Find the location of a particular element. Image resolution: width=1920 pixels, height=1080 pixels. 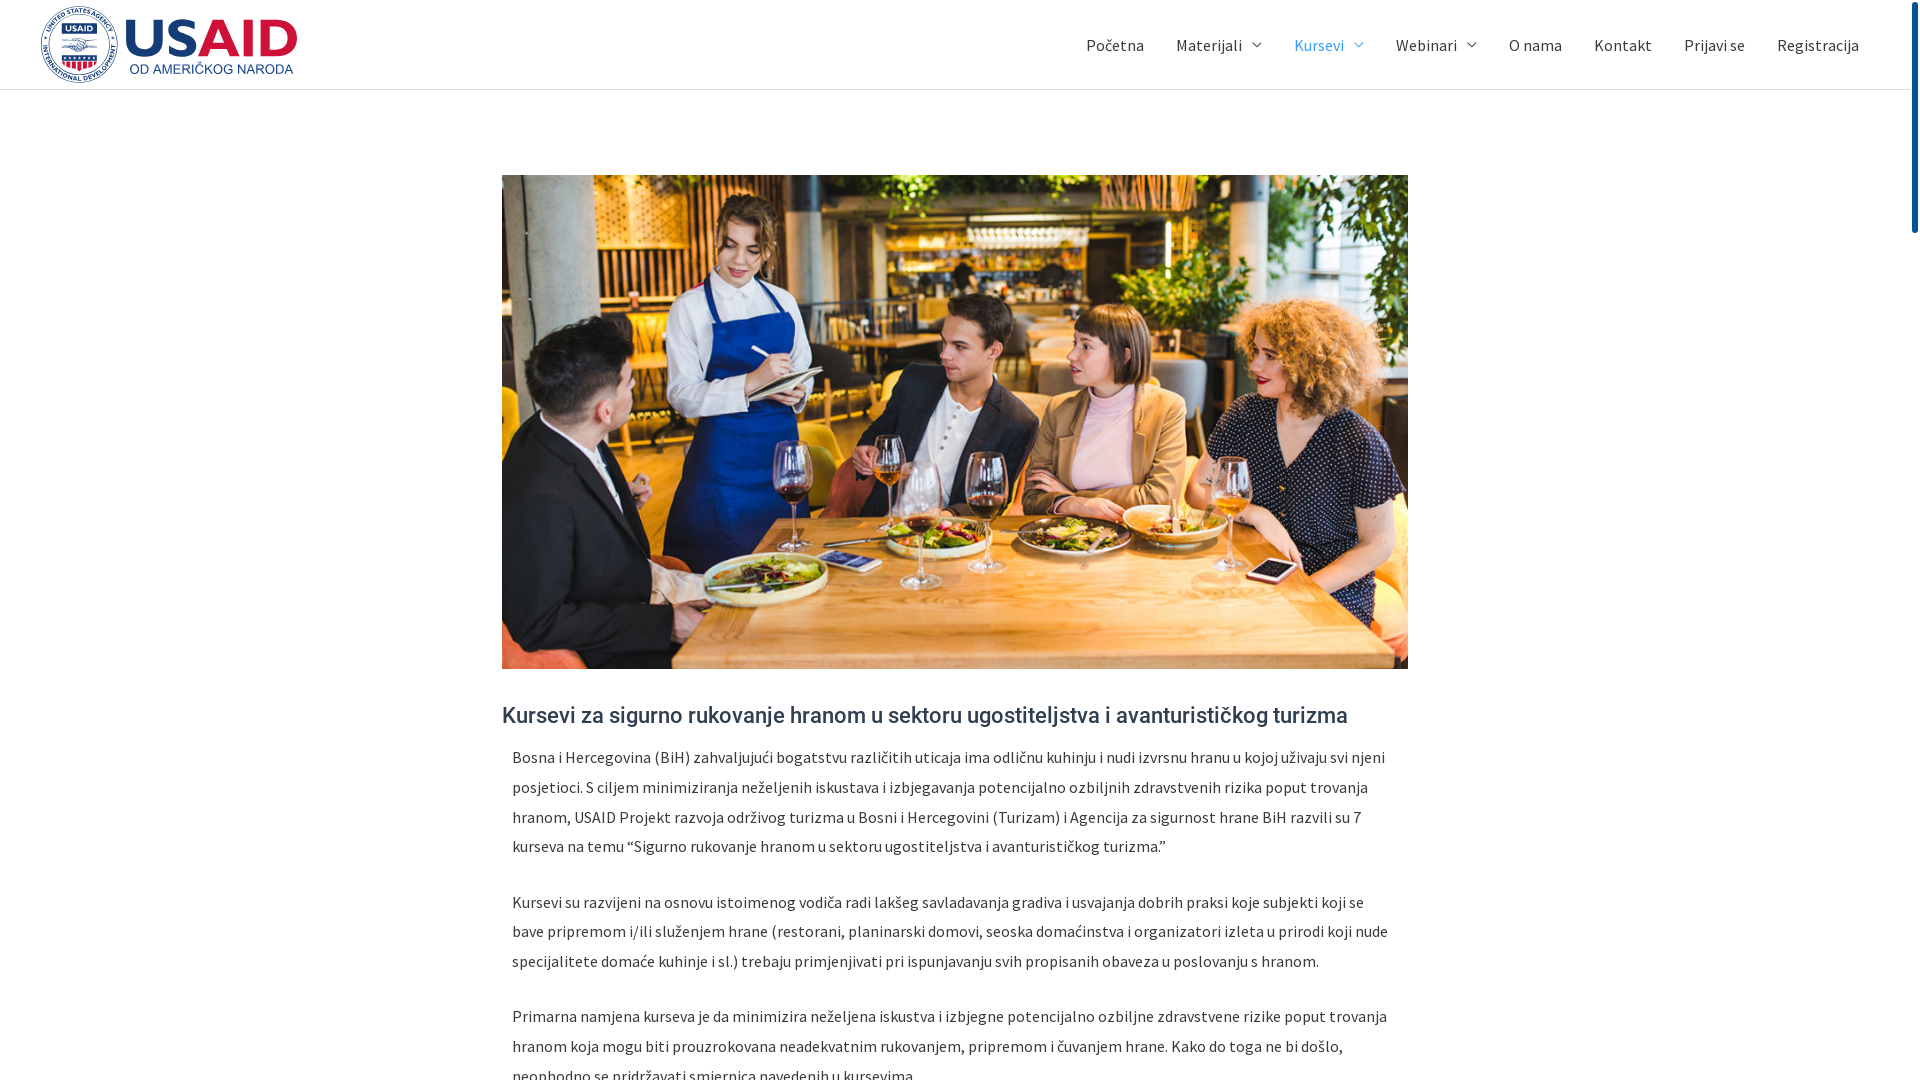

'O nama' is located at coordinates (1534, 43).